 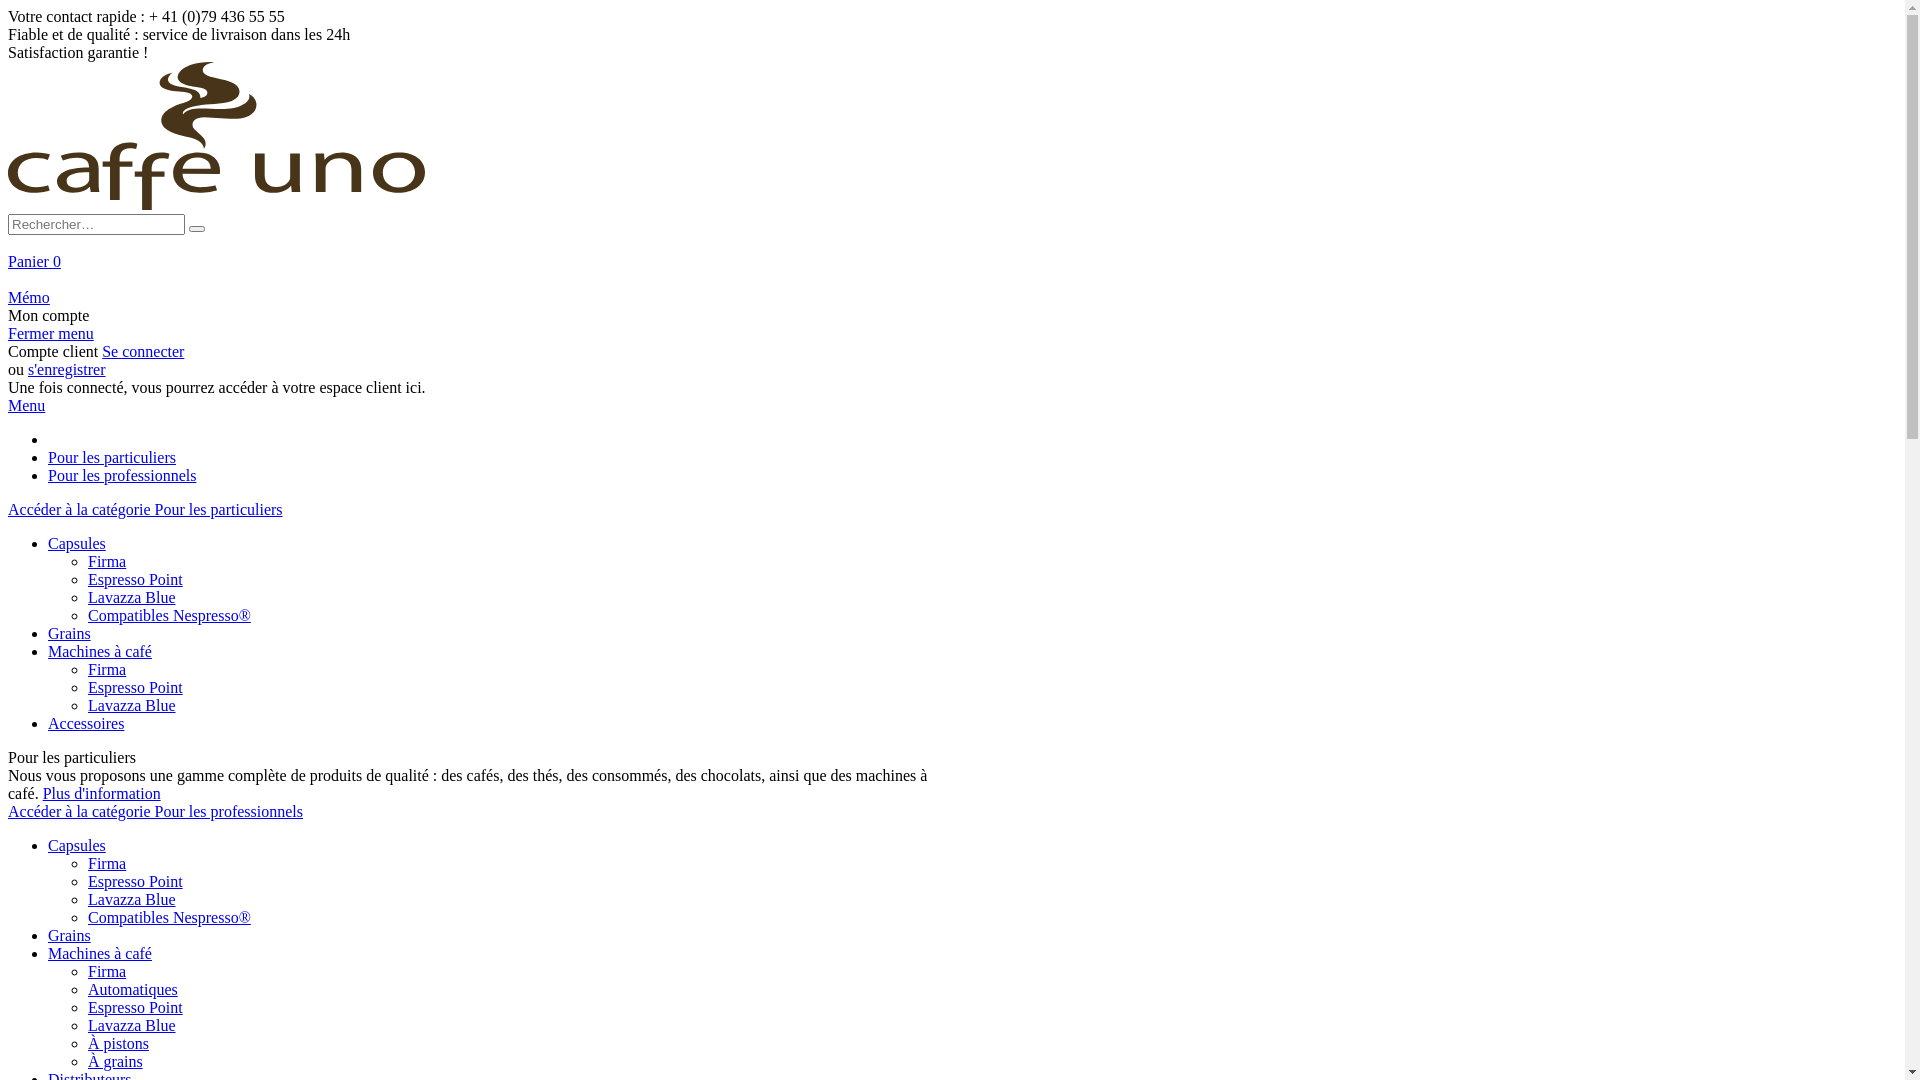 What do you see at coordinates (26, 404) in the screenshot?
I see `'Menu'` at bounding box center [26, 404].